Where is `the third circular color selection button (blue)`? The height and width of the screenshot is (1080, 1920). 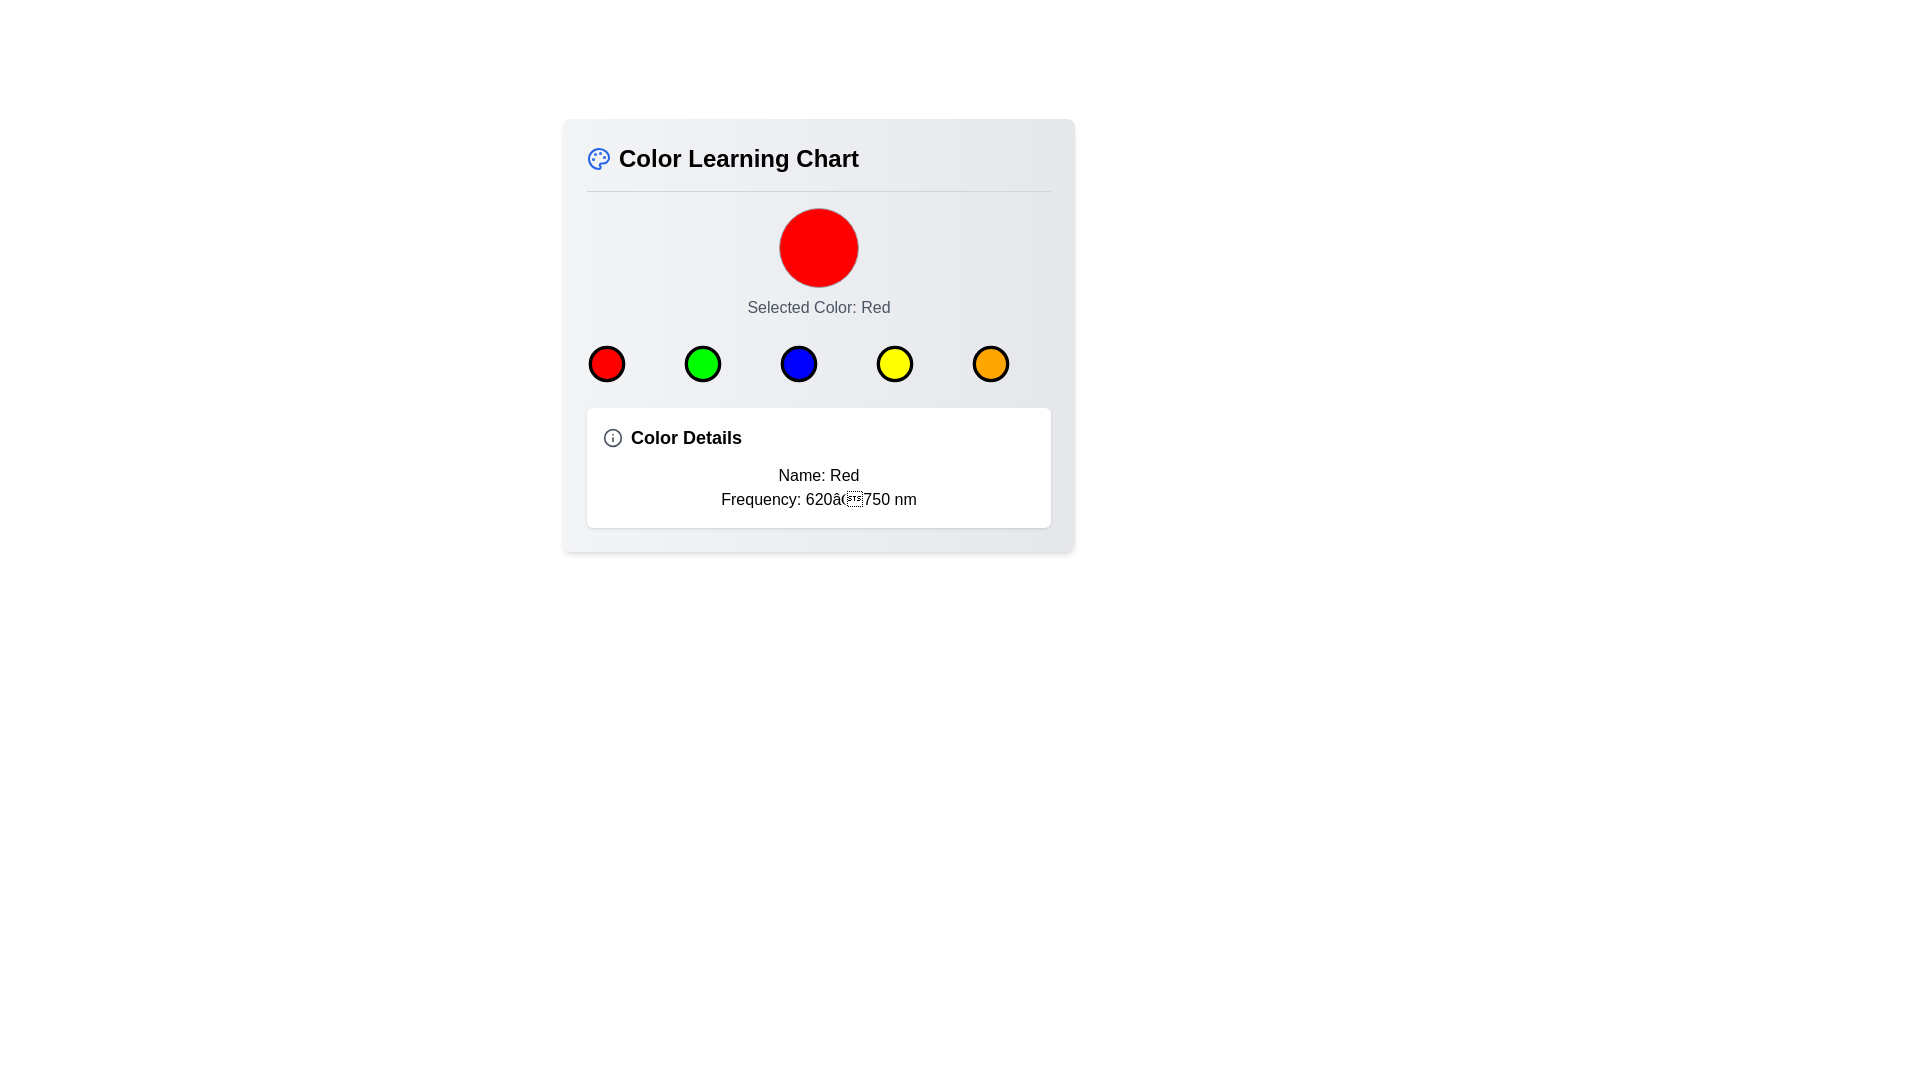 the third circular color selection button (blue) is located at coordinates (797, 363).